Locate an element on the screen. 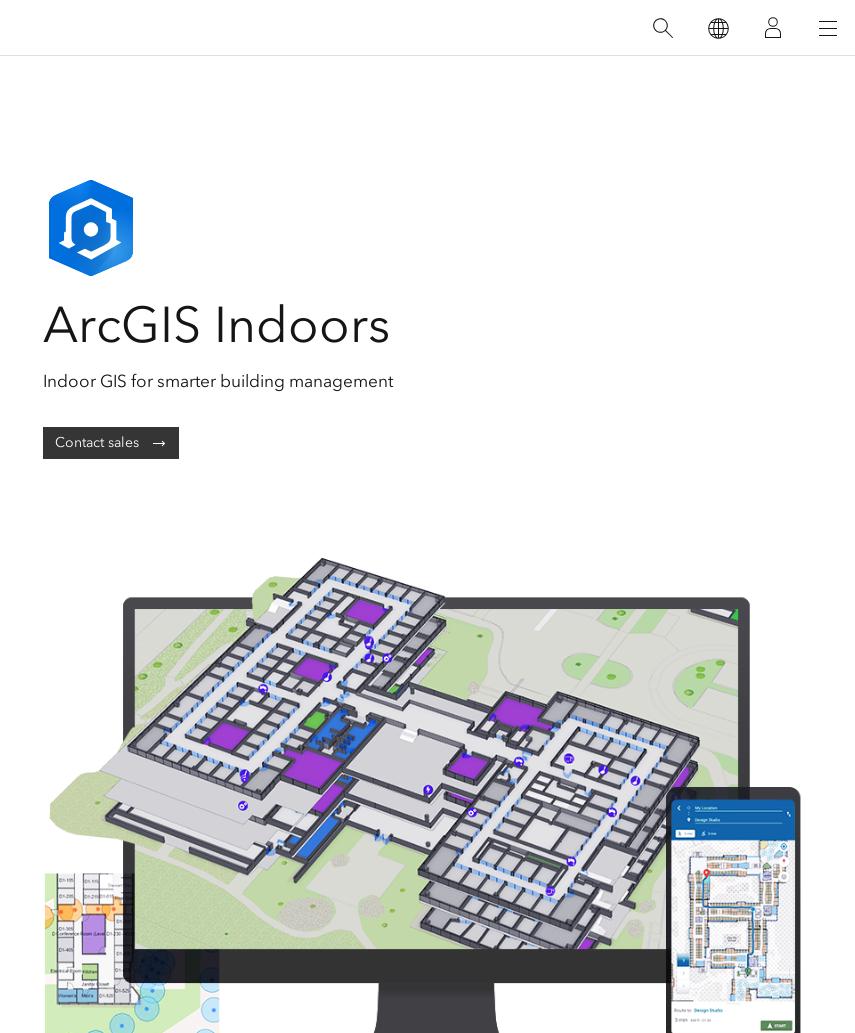 The height and width of the screenshot is (1033, 855). '1-800-447-9778' is located at coordinates (426, 889).